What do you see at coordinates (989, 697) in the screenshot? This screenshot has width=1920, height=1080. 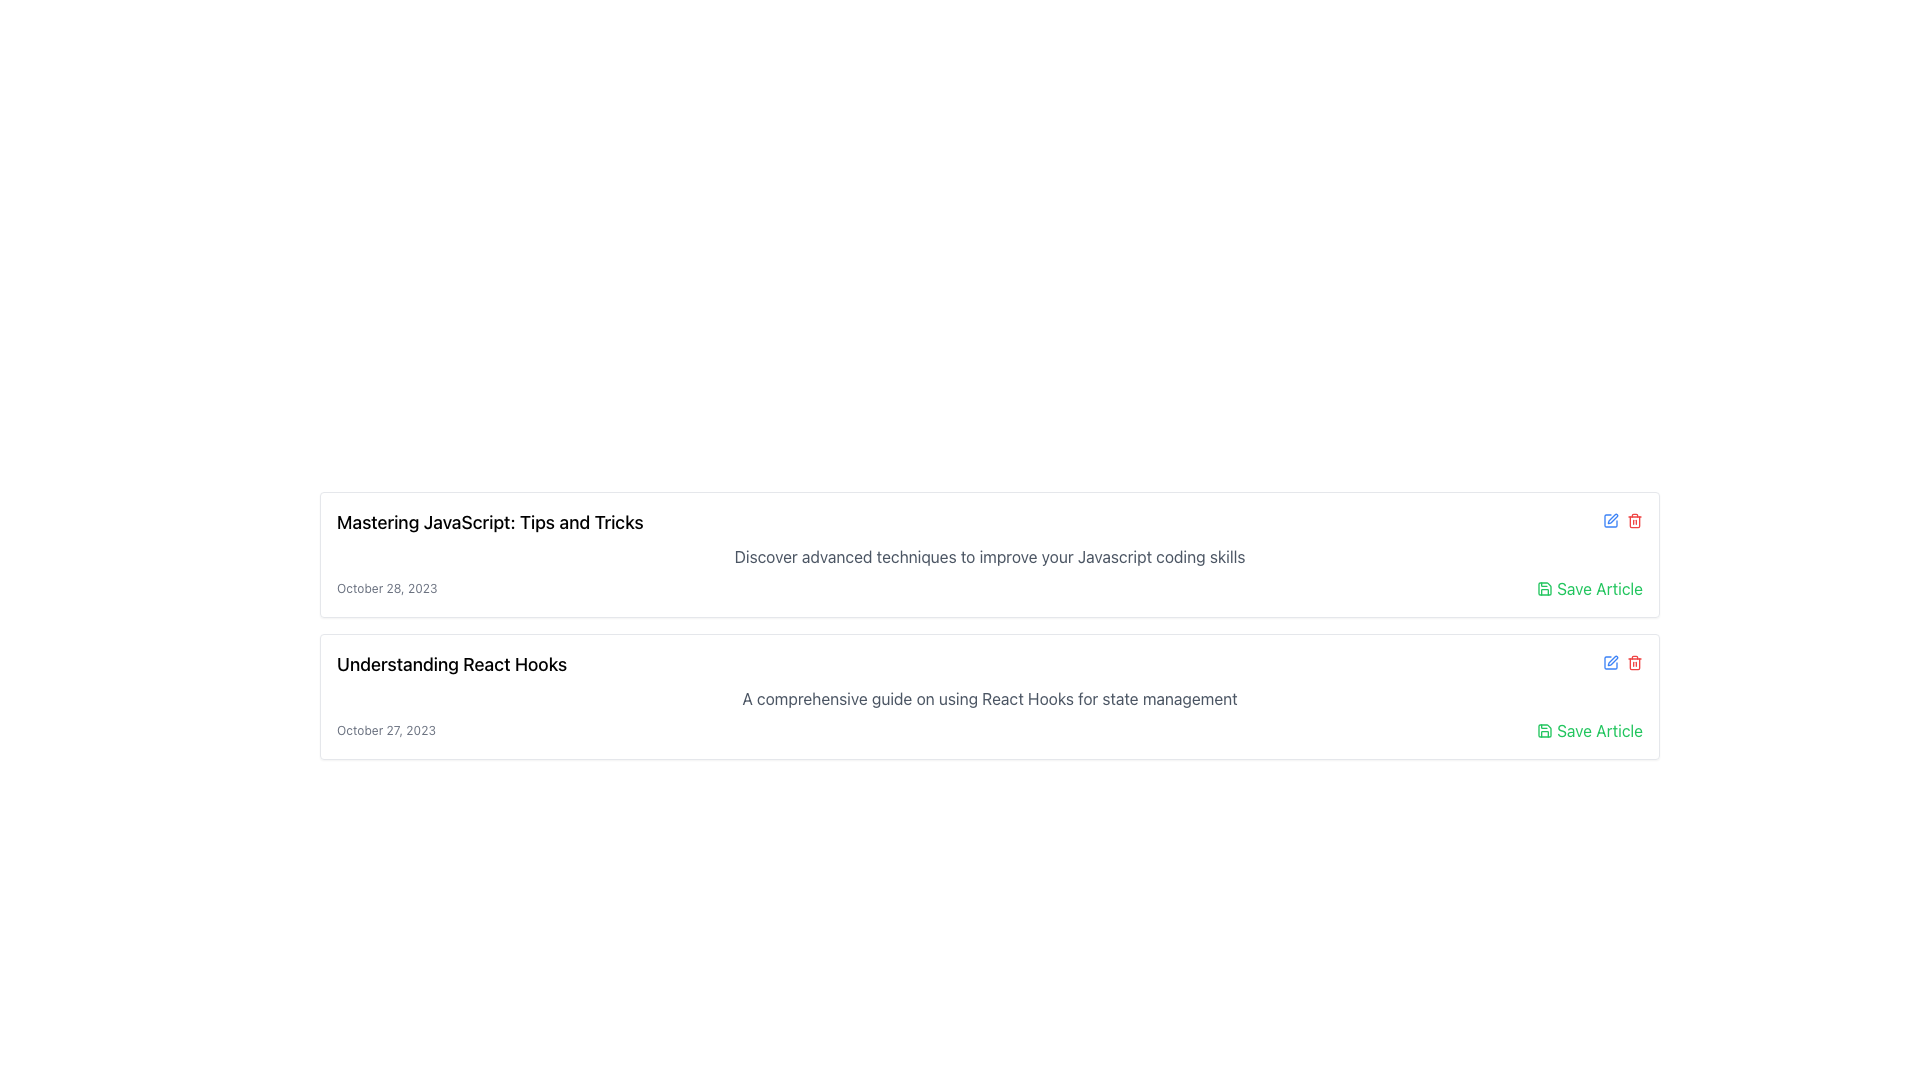 I see `gray-colored text description below the title 'Understanding React Hooks' that states 'A comprehensive guide on using React Hooks for state management'` at bounding box center [989, 697].